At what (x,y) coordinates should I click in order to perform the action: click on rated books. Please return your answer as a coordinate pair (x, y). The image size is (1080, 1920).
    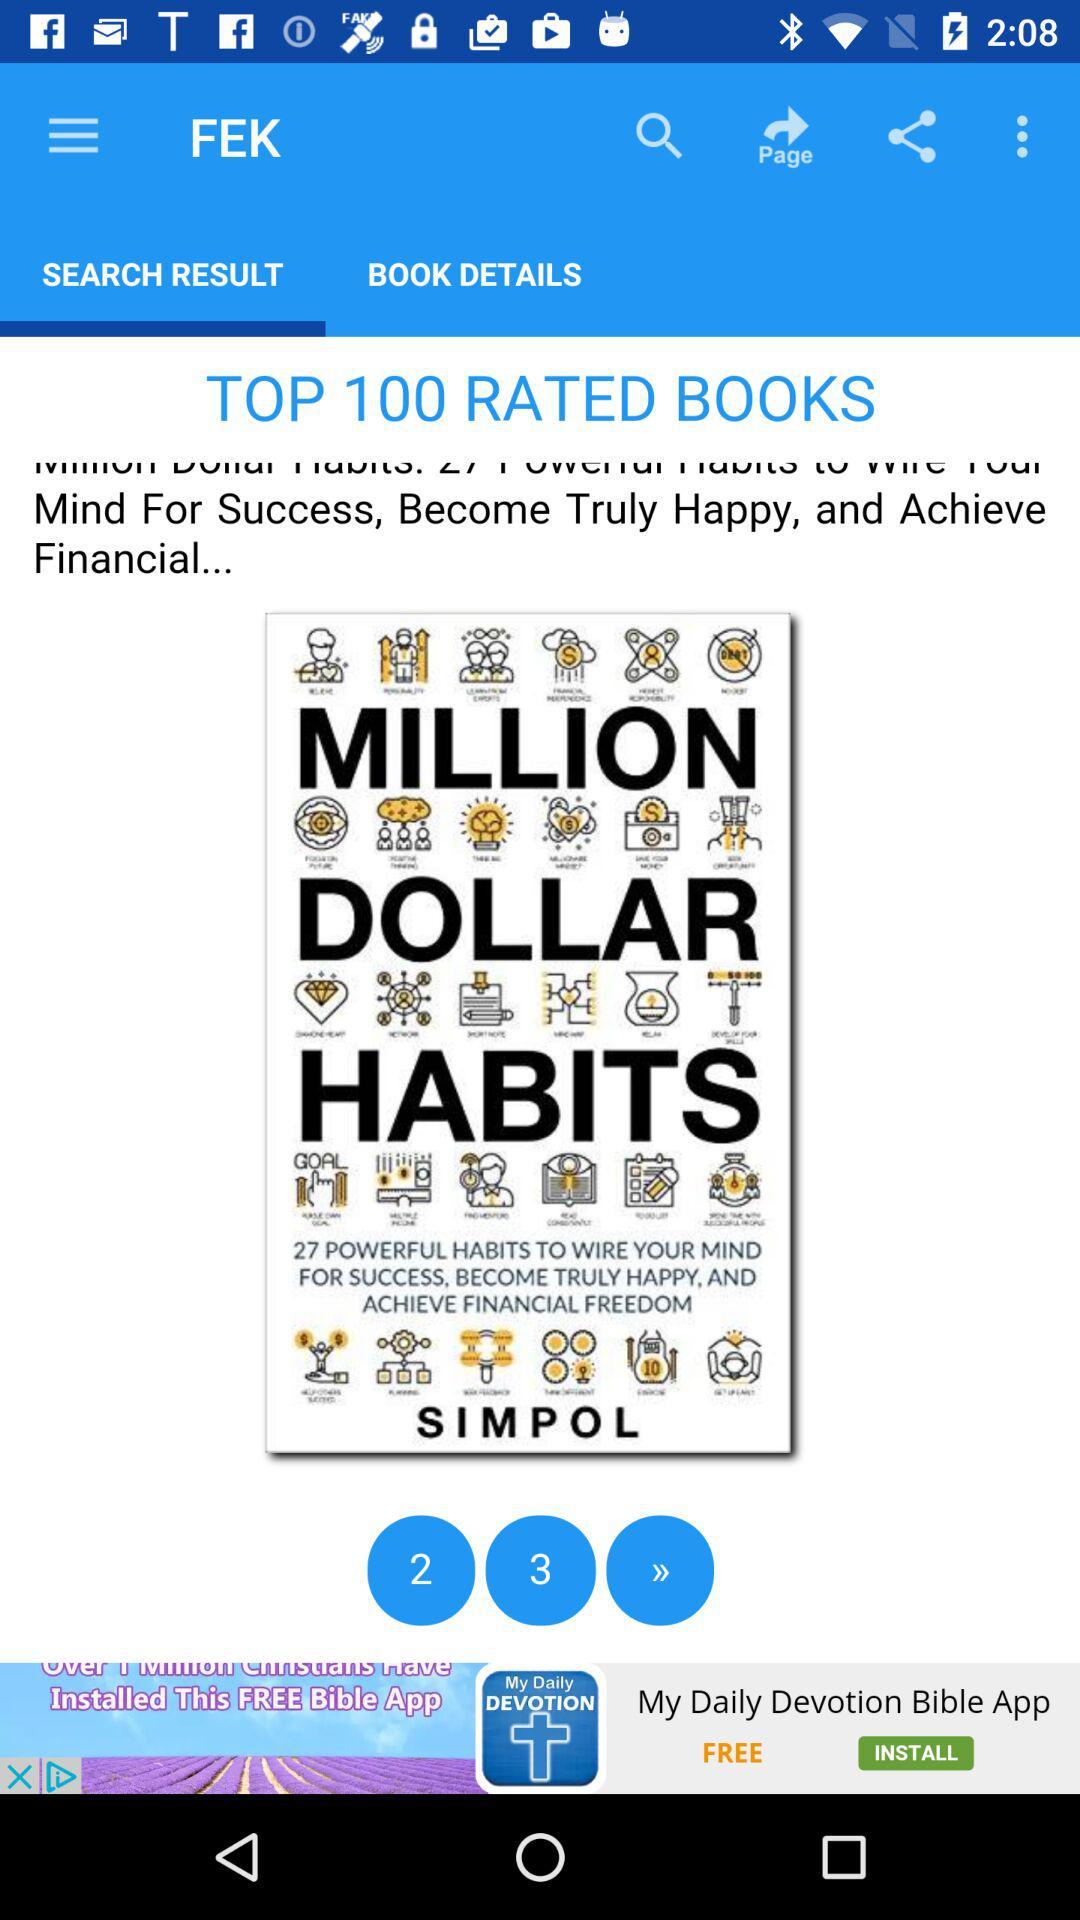
    Looking at the image, I should click on (540, 999).